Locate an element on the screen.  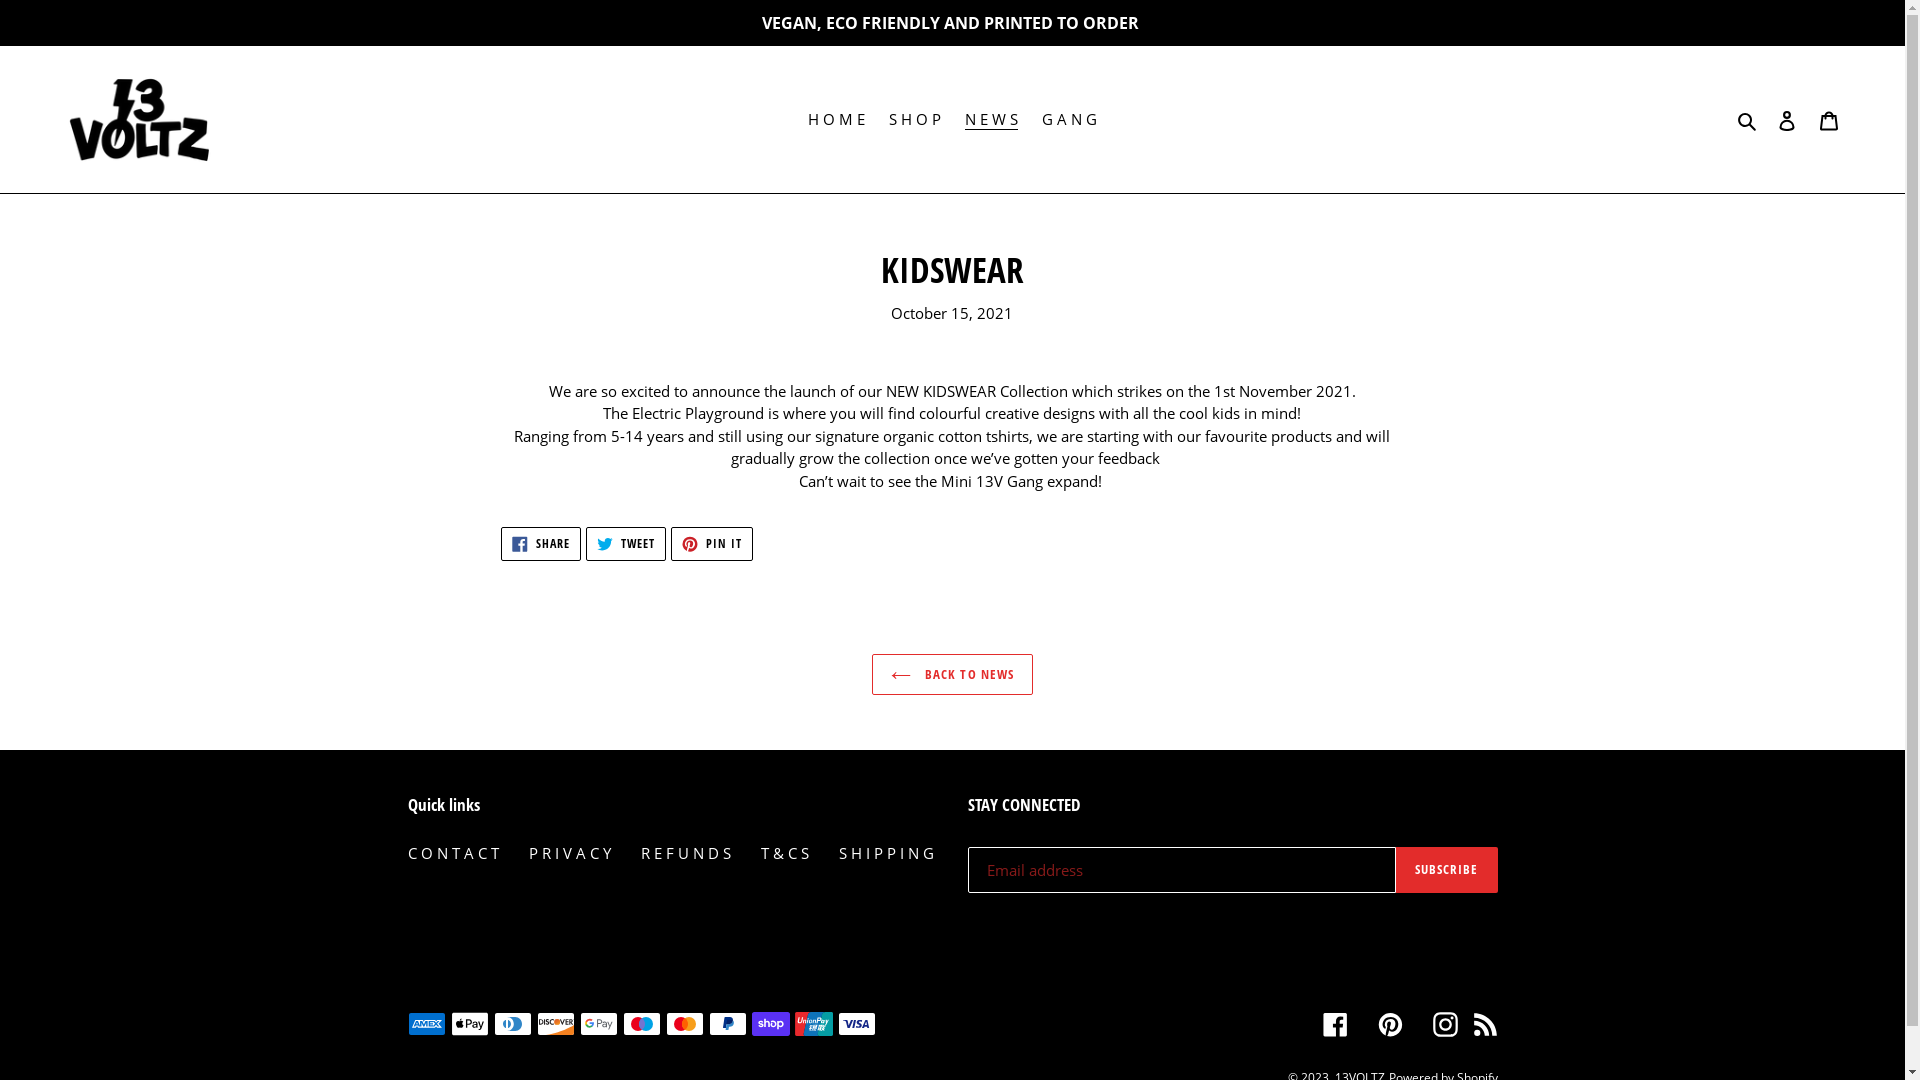
'Cart' is located at coordinates (1828, 119).